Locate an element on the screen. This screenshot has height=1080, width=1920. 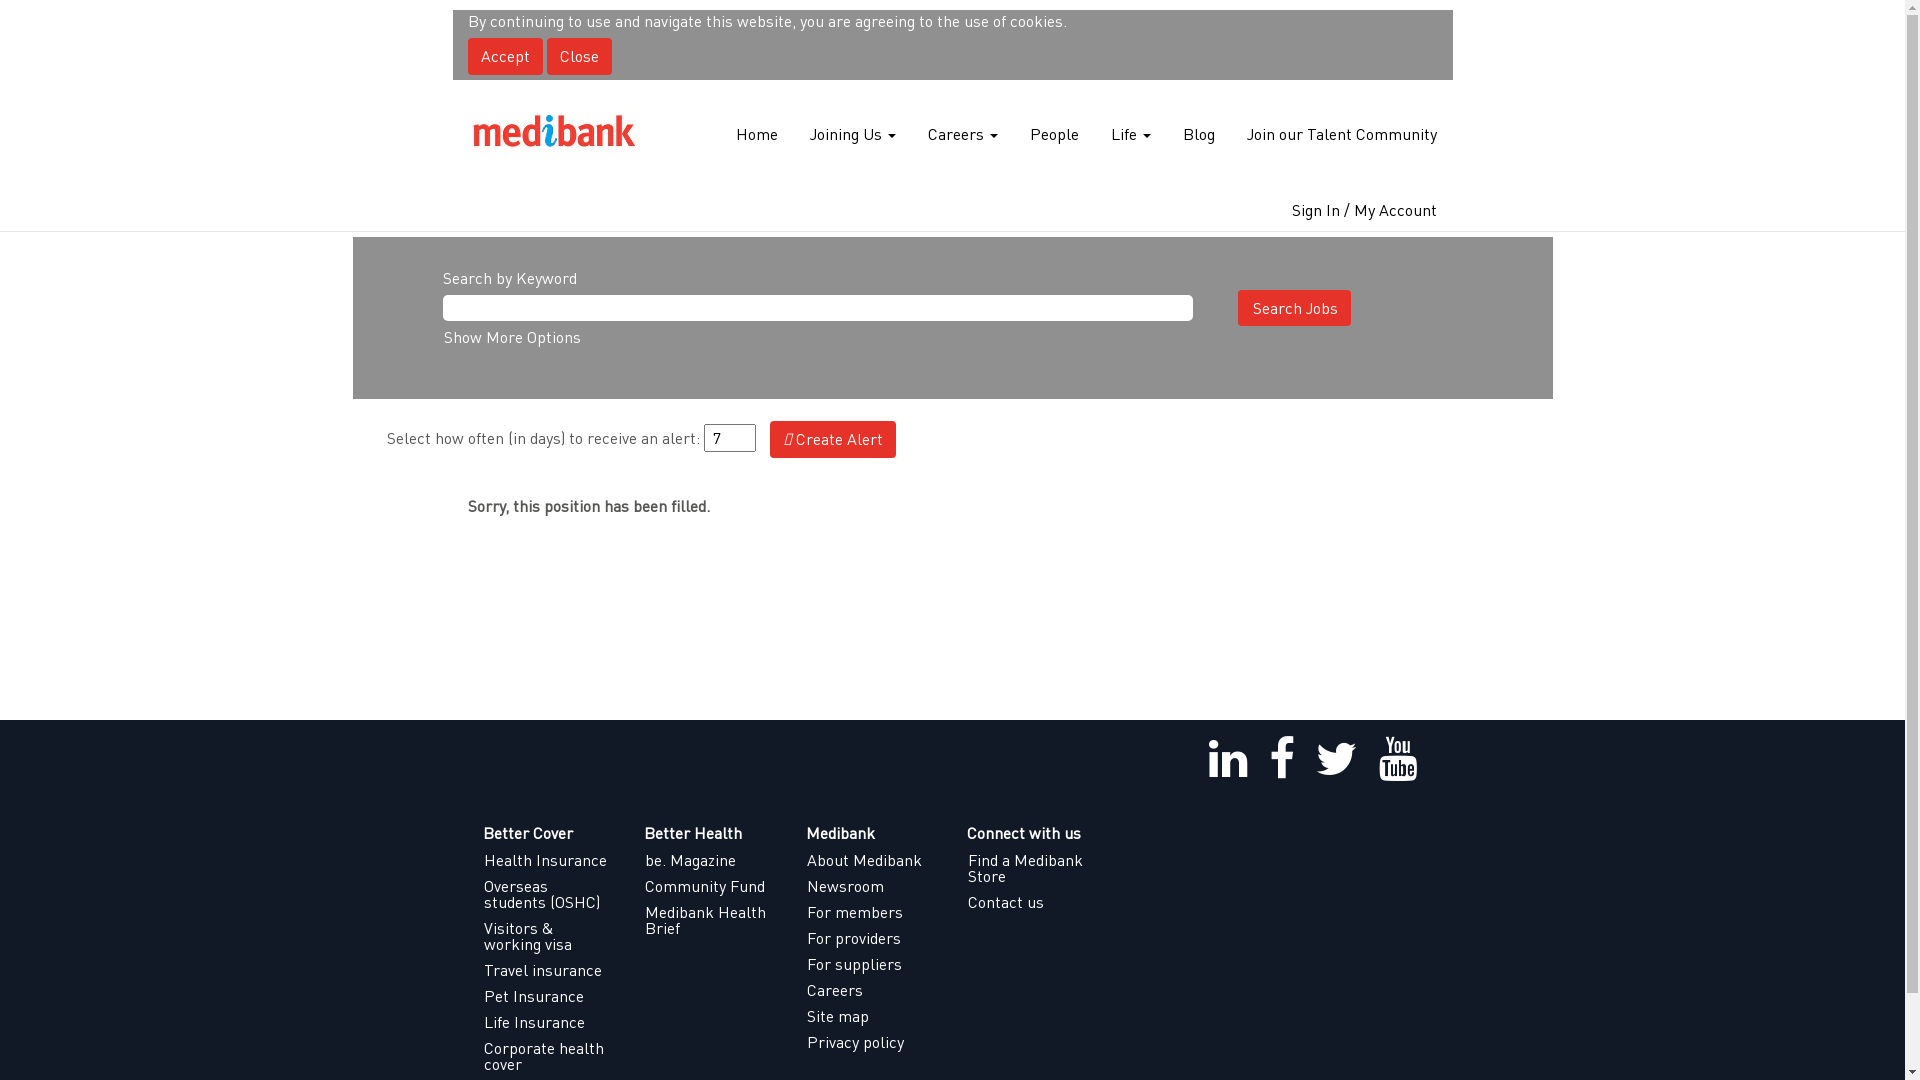
'Pet Insurance' is located at coordinates (481, 995).